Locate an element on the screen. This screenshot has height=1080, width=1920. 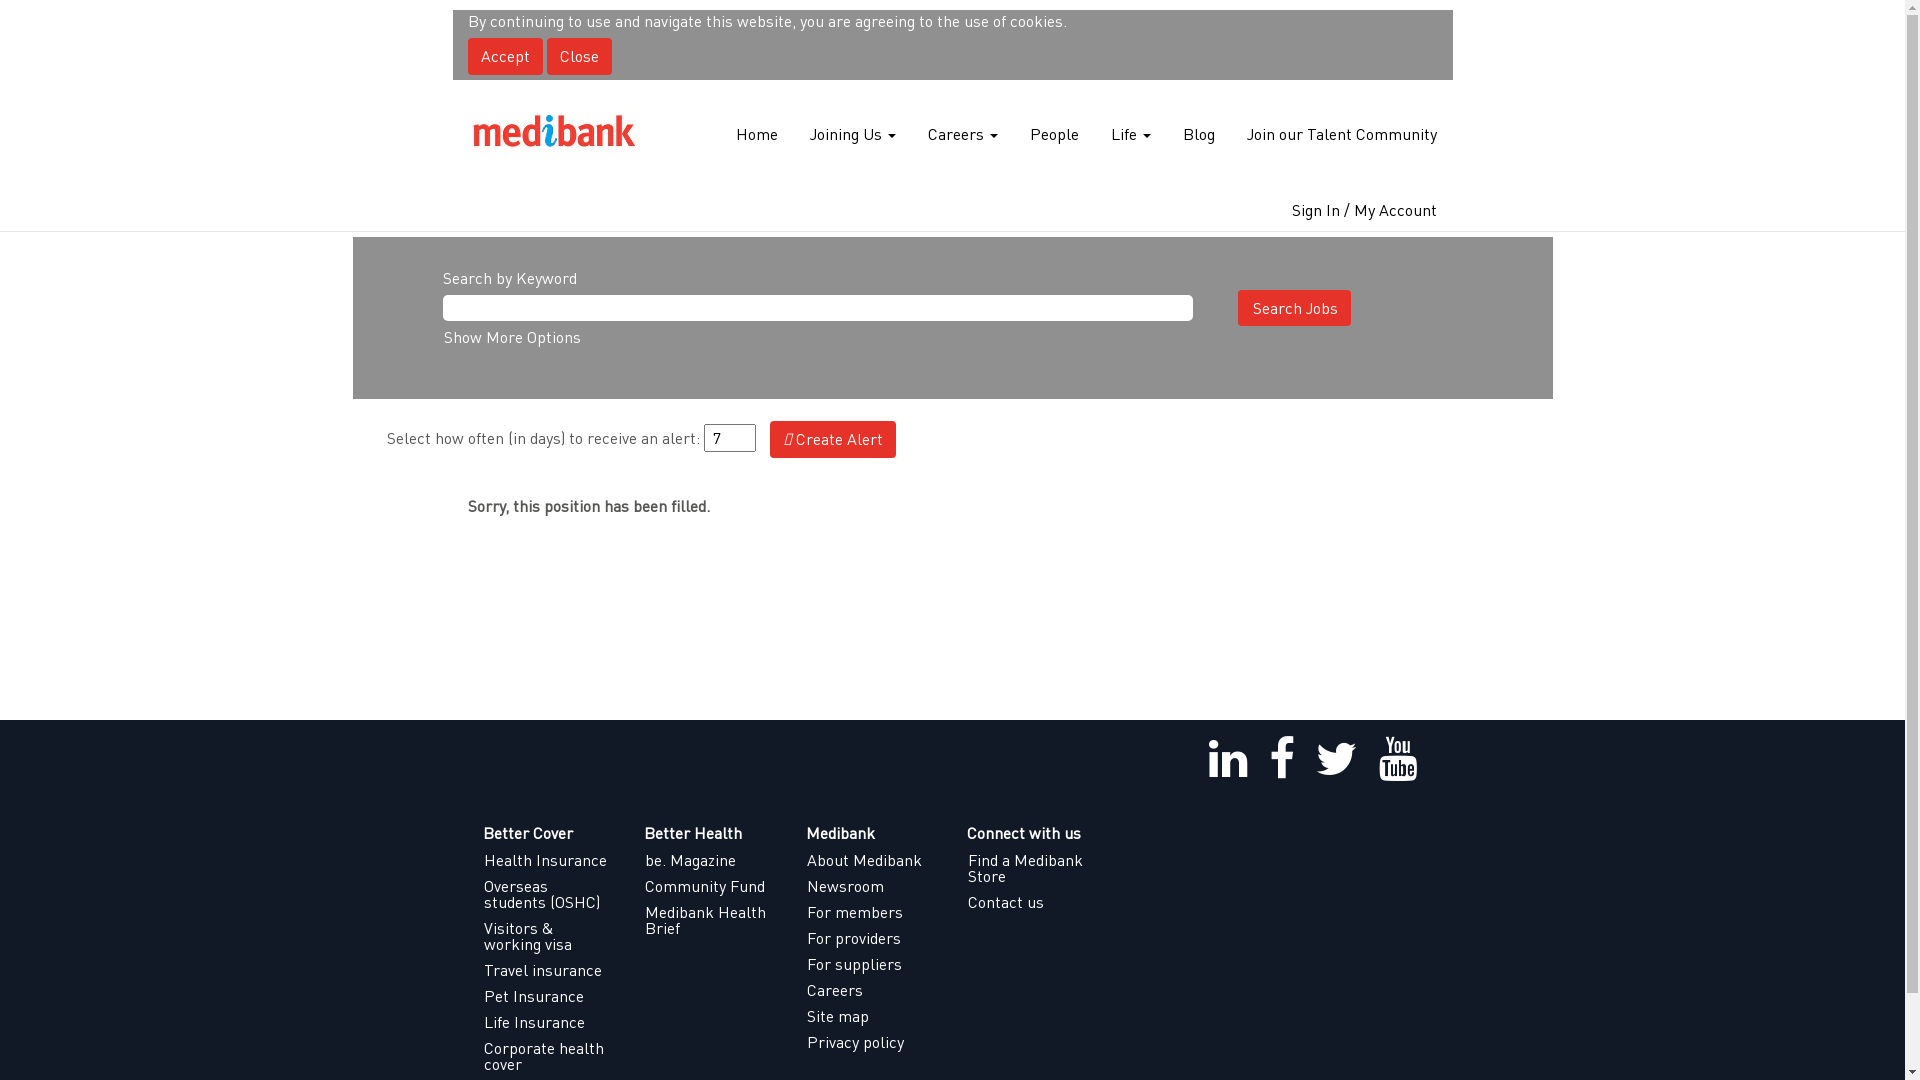
'Pet Insurance' is located at coordinates (481, 995).